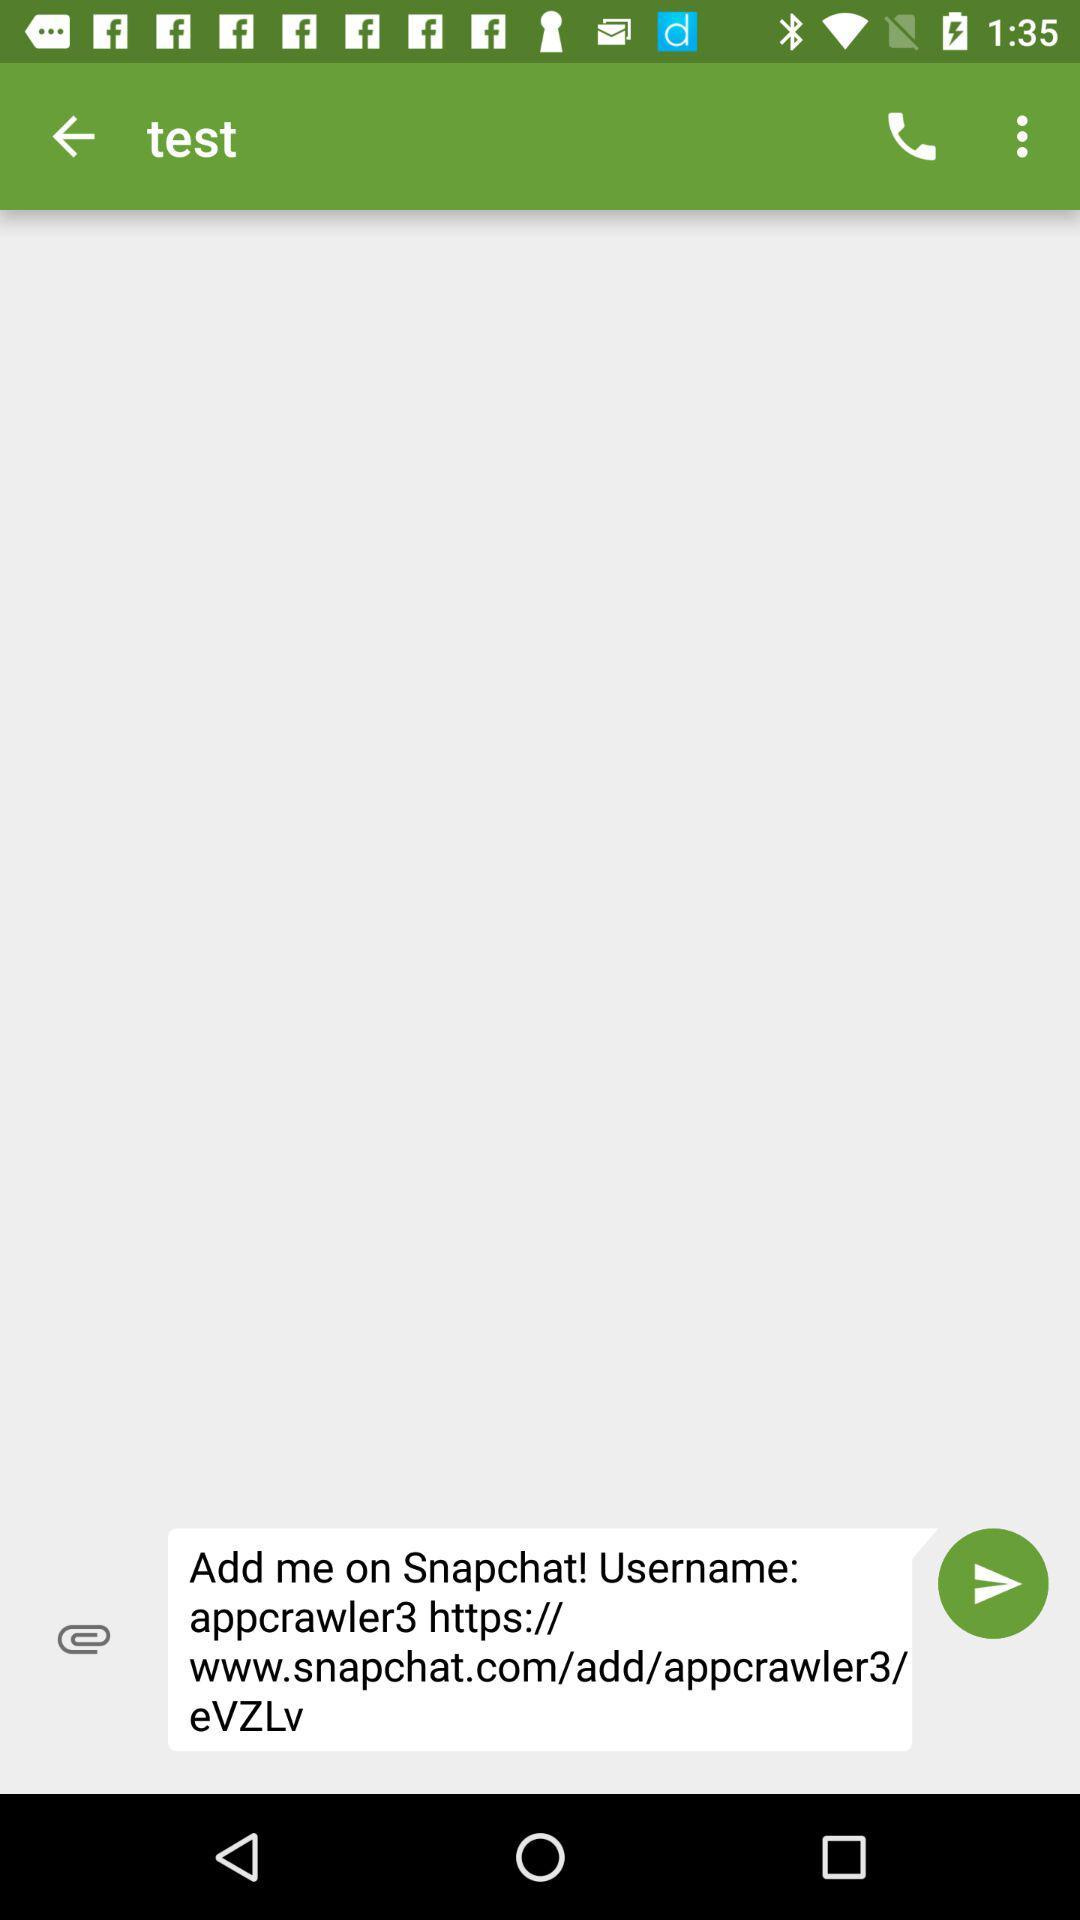  Describe the element at coordinates (911, 135) in the screenshot. I see `icon next to test item` at that location.